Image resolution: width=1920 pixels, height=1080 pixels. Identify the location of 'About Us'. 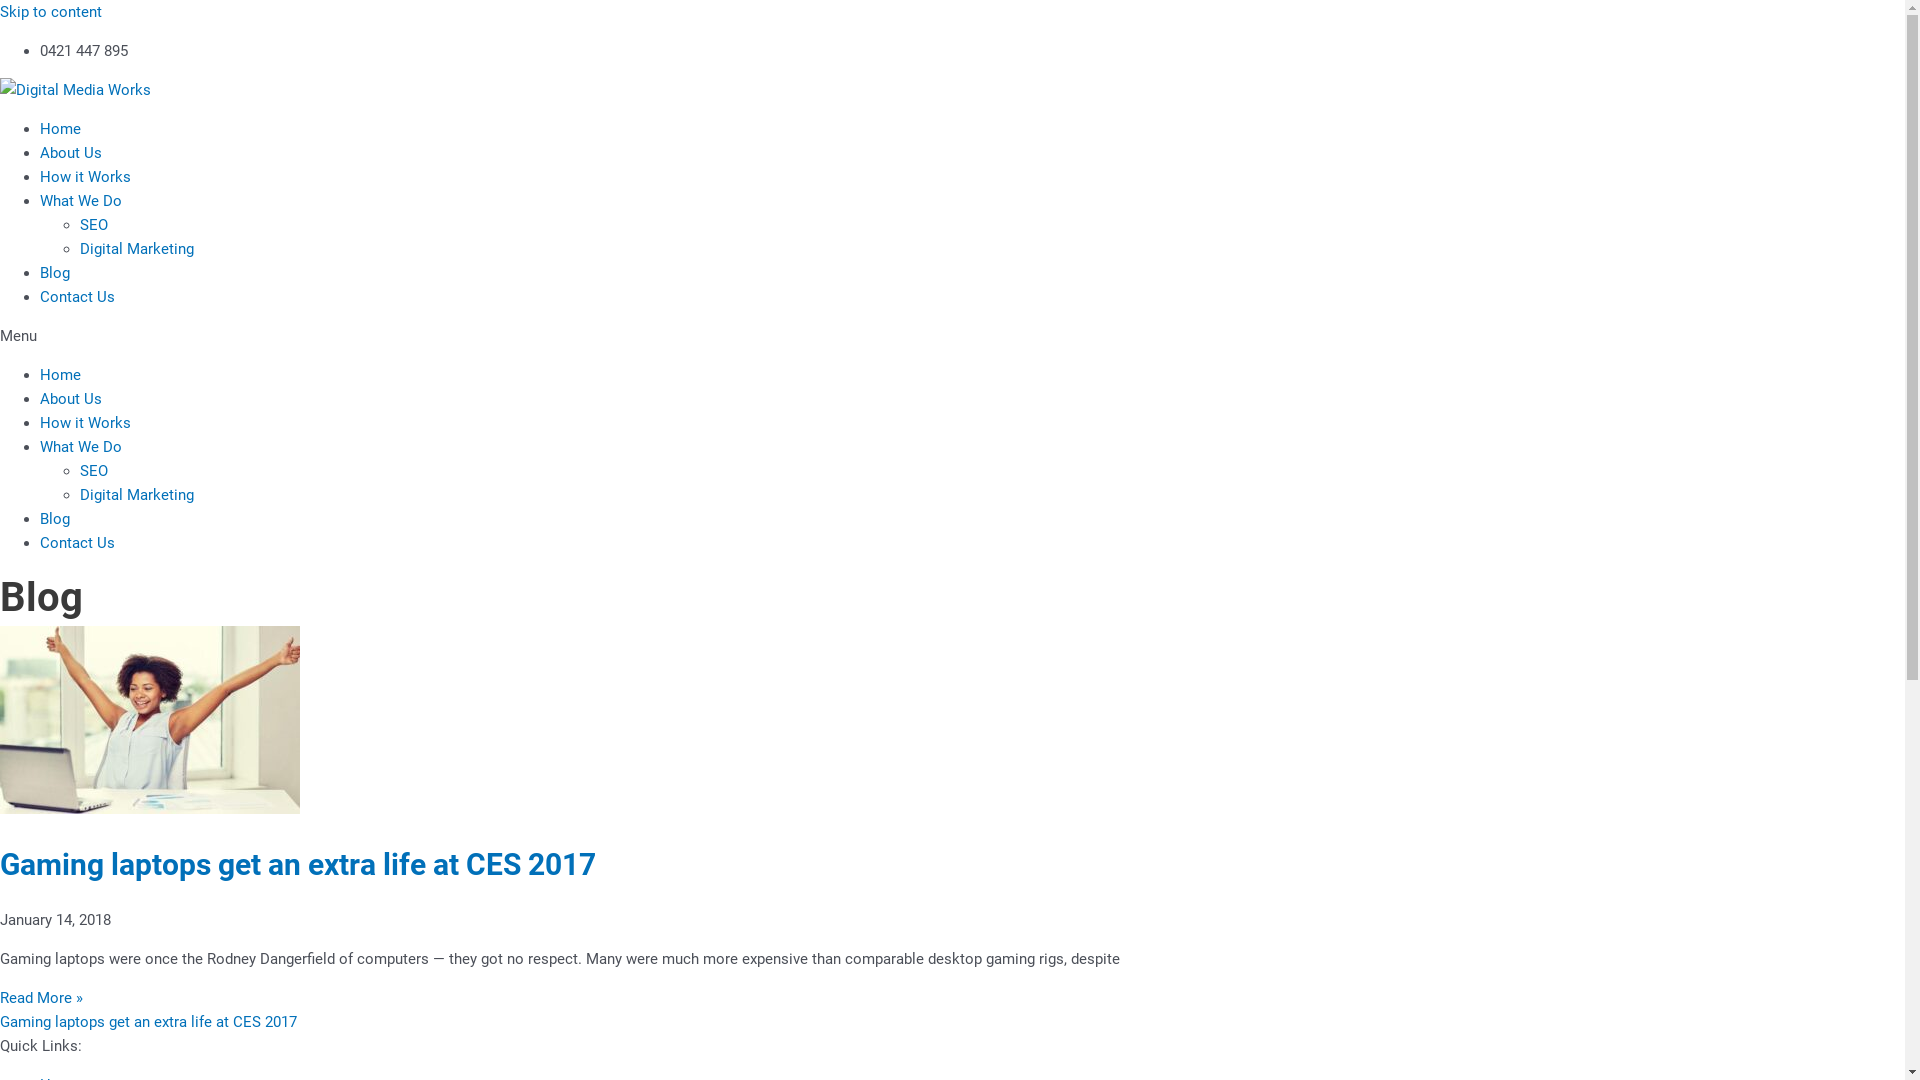
(71, 398).